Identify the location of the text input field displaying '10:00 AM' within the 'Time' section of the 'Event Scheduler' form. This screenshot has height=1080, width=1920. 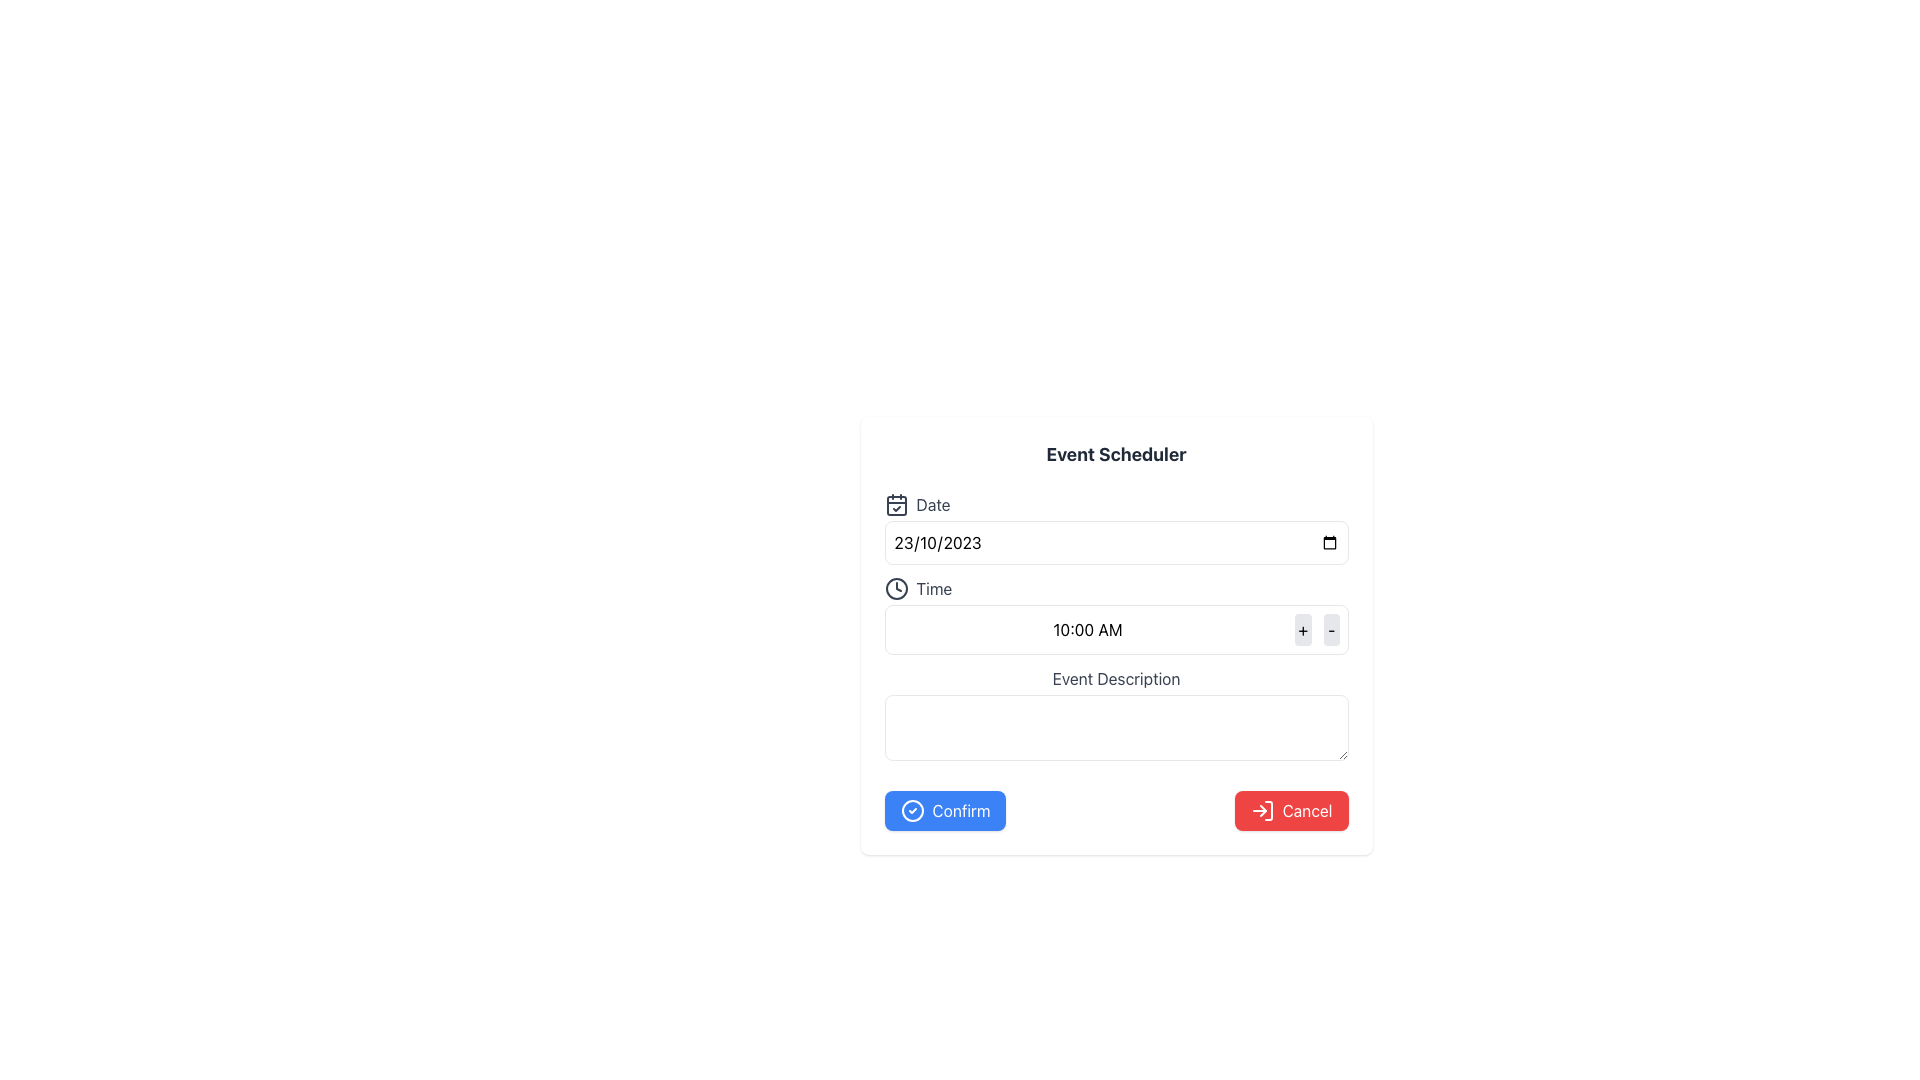
(1087, 628).